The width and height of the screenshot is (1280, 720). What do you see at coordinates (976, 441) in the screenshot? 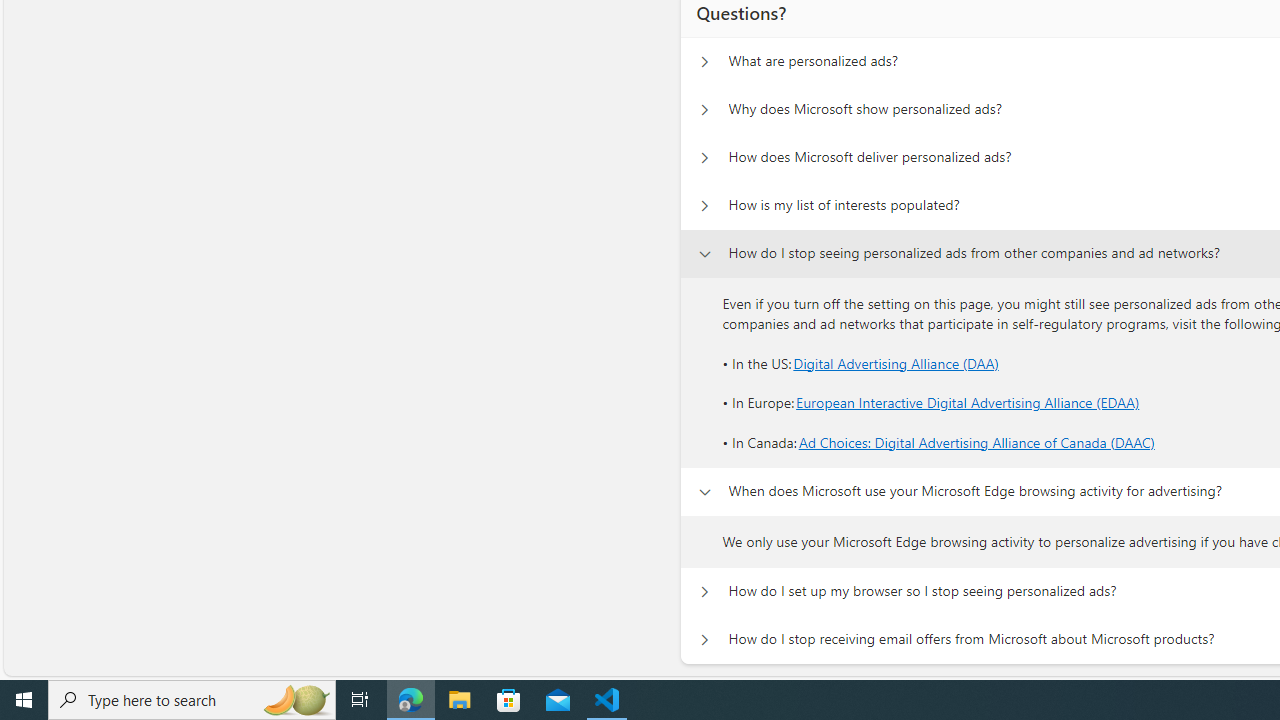
I see `'Ad Choices: Digital Advertising Alliance of Canada (DAAC)'` at bounding box center [976, 441].